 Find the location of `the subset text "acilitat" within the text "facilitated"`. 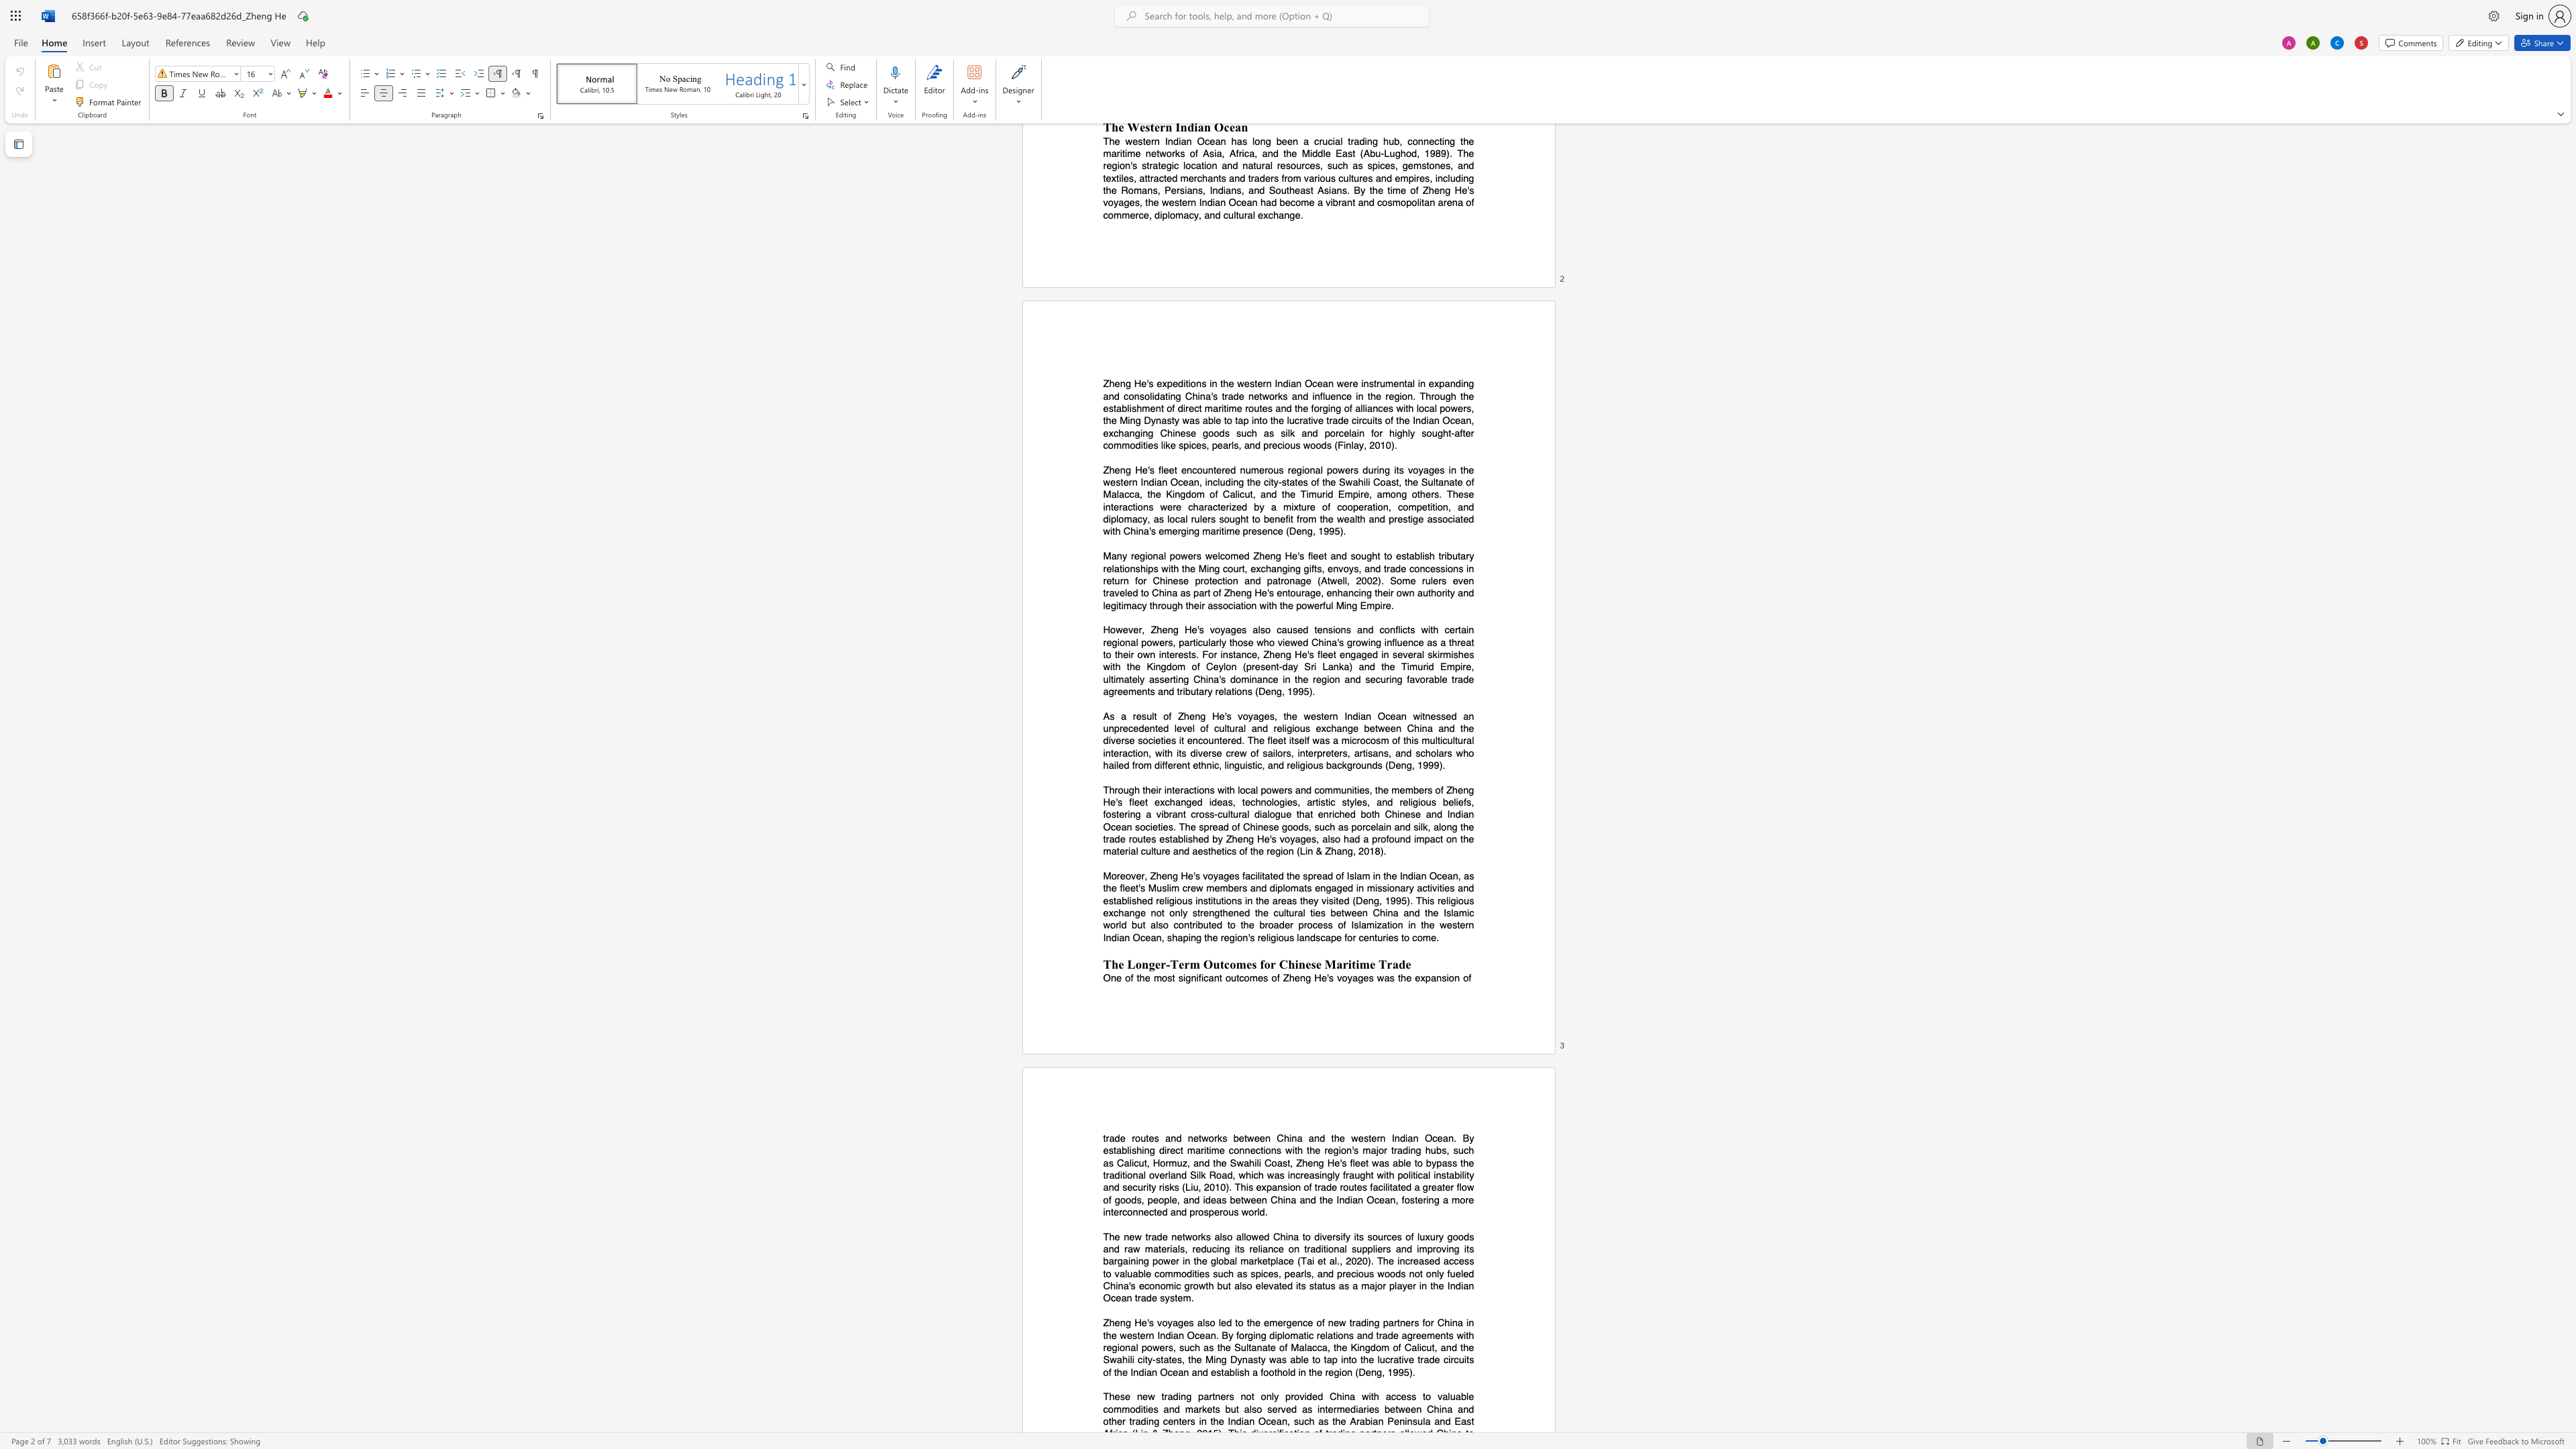

the subset text "acilitat" within the text "facilitated" is located at coordinates (1372, 1186).